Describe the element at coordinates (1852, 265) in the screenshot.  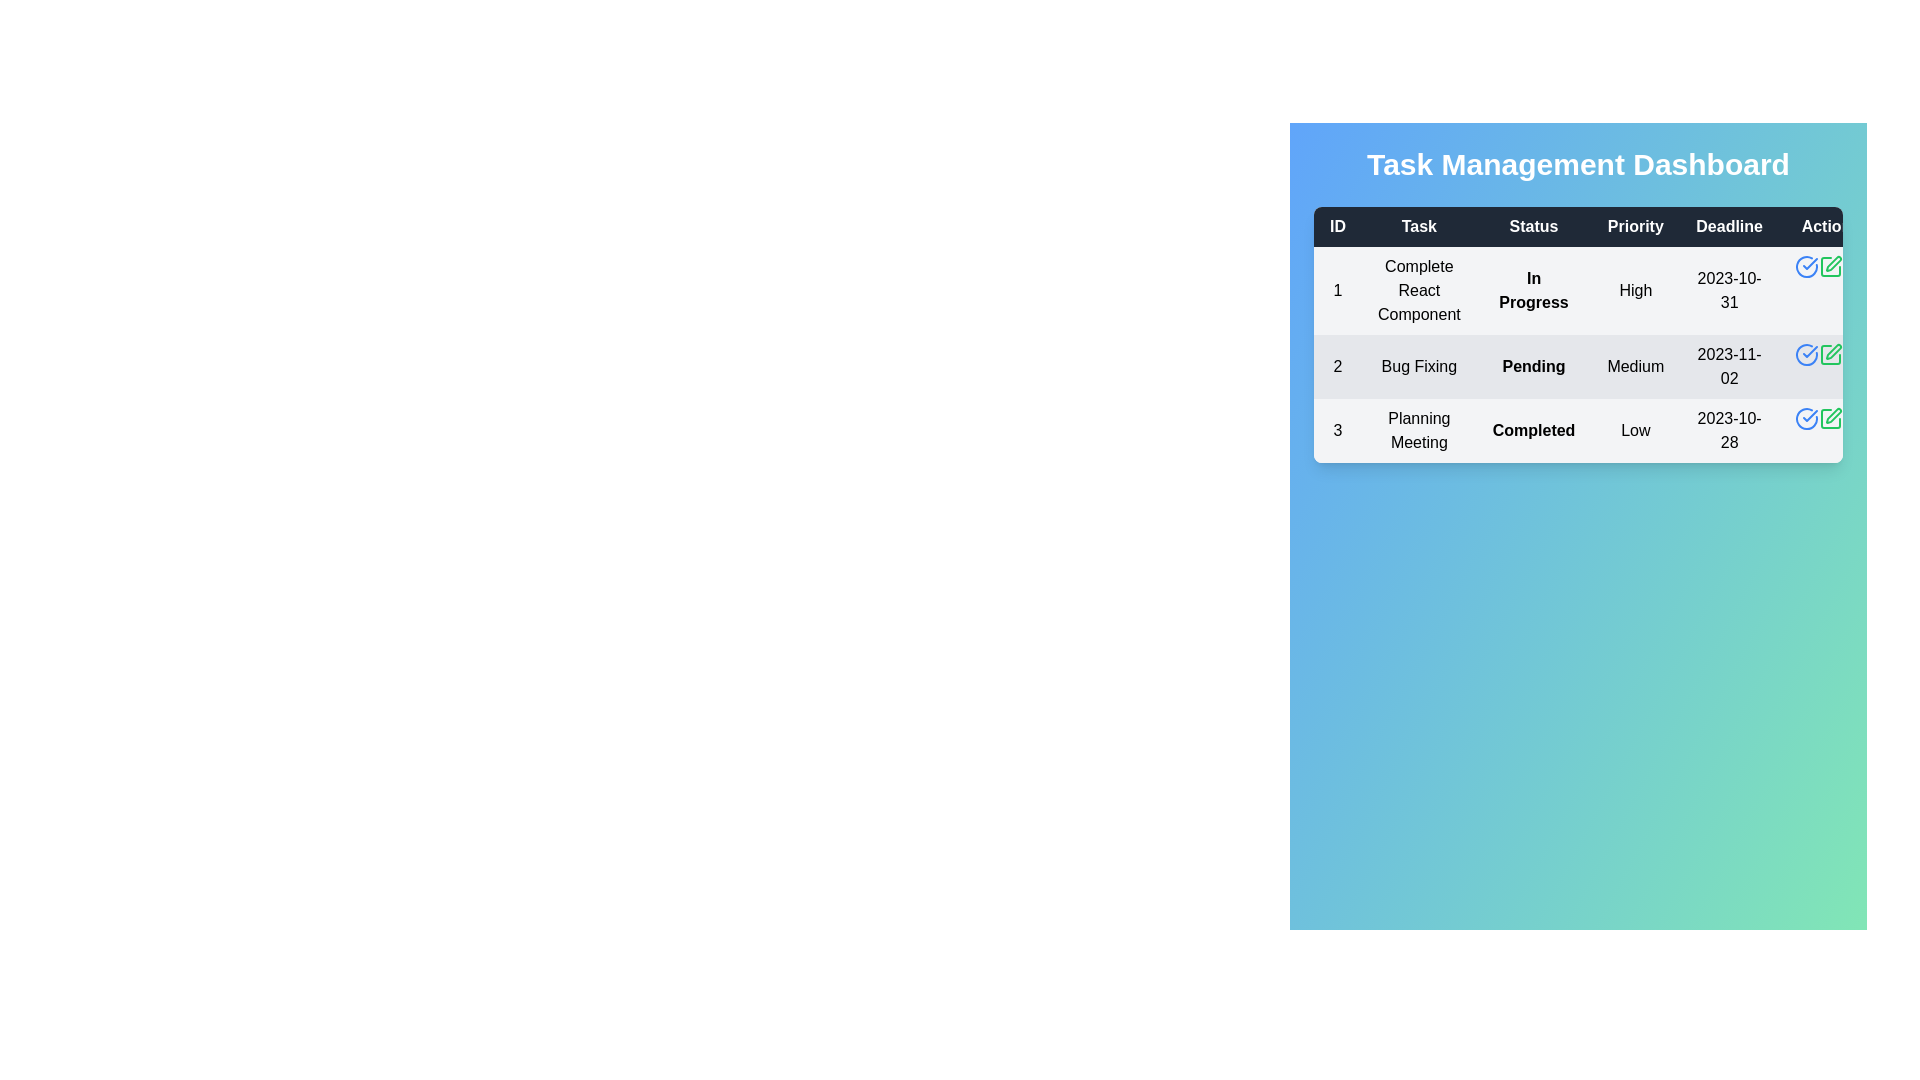
I see `the delete button for task 1` at that location.